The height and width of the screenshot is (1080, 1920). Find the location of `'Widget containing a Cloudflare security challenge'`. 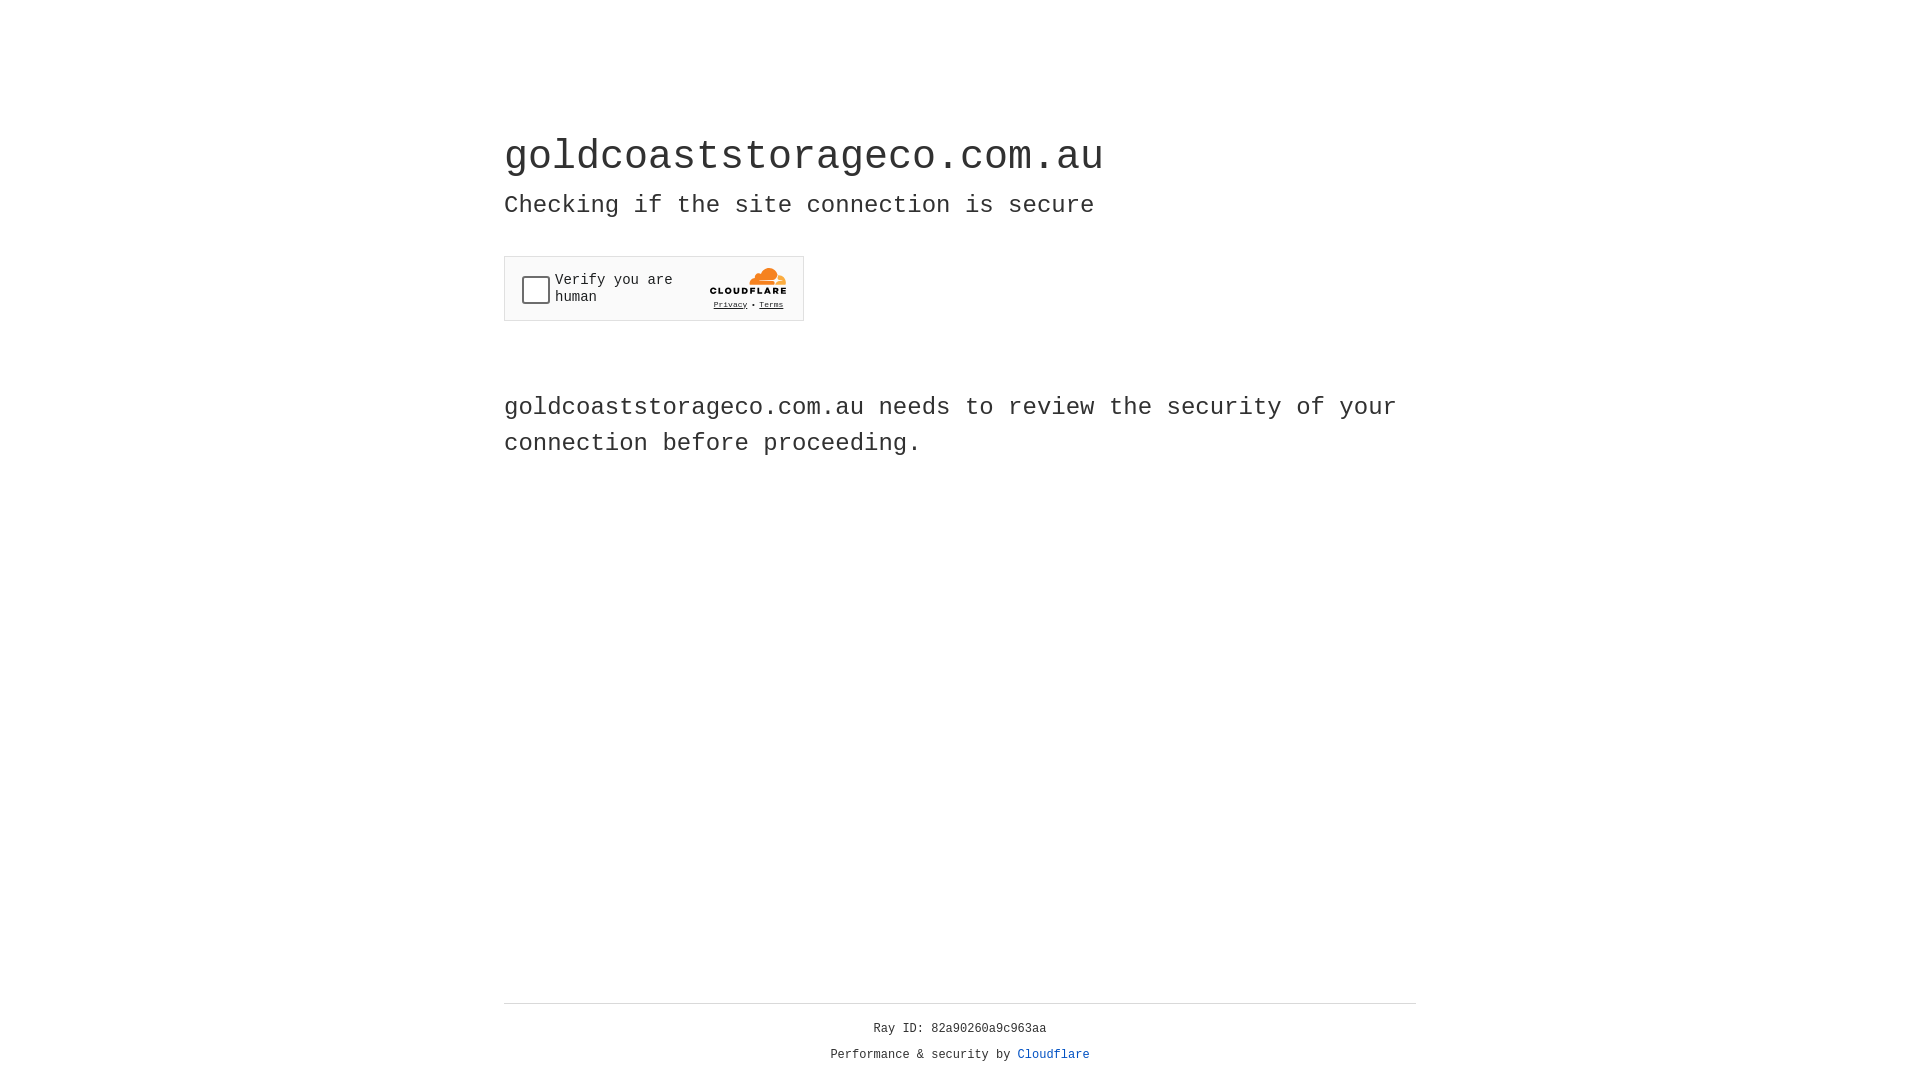

'Widget containing a Cloudflare security challenge' is located at coordinates (653, 288).